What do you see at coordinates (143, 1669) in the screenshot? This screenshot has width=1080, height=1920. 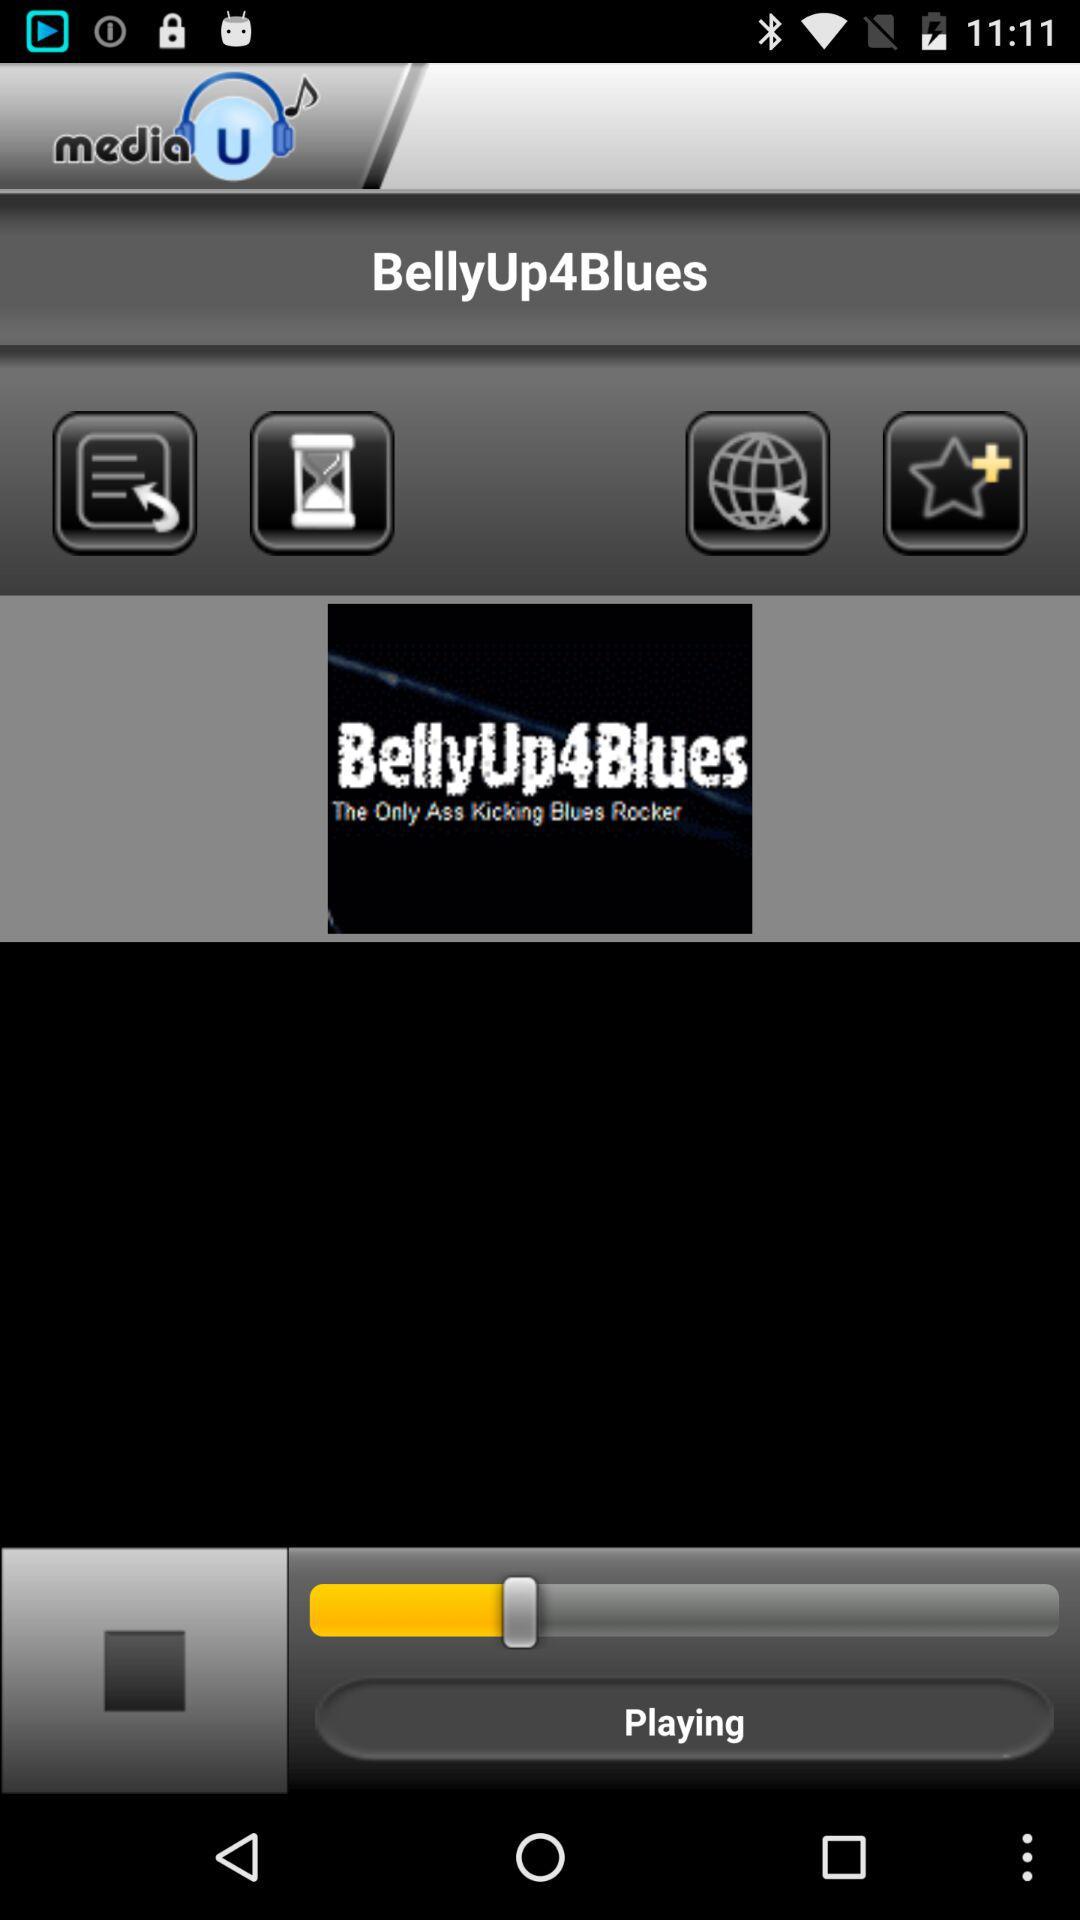 I see `stop switch` at bounding box center [143, 1669].